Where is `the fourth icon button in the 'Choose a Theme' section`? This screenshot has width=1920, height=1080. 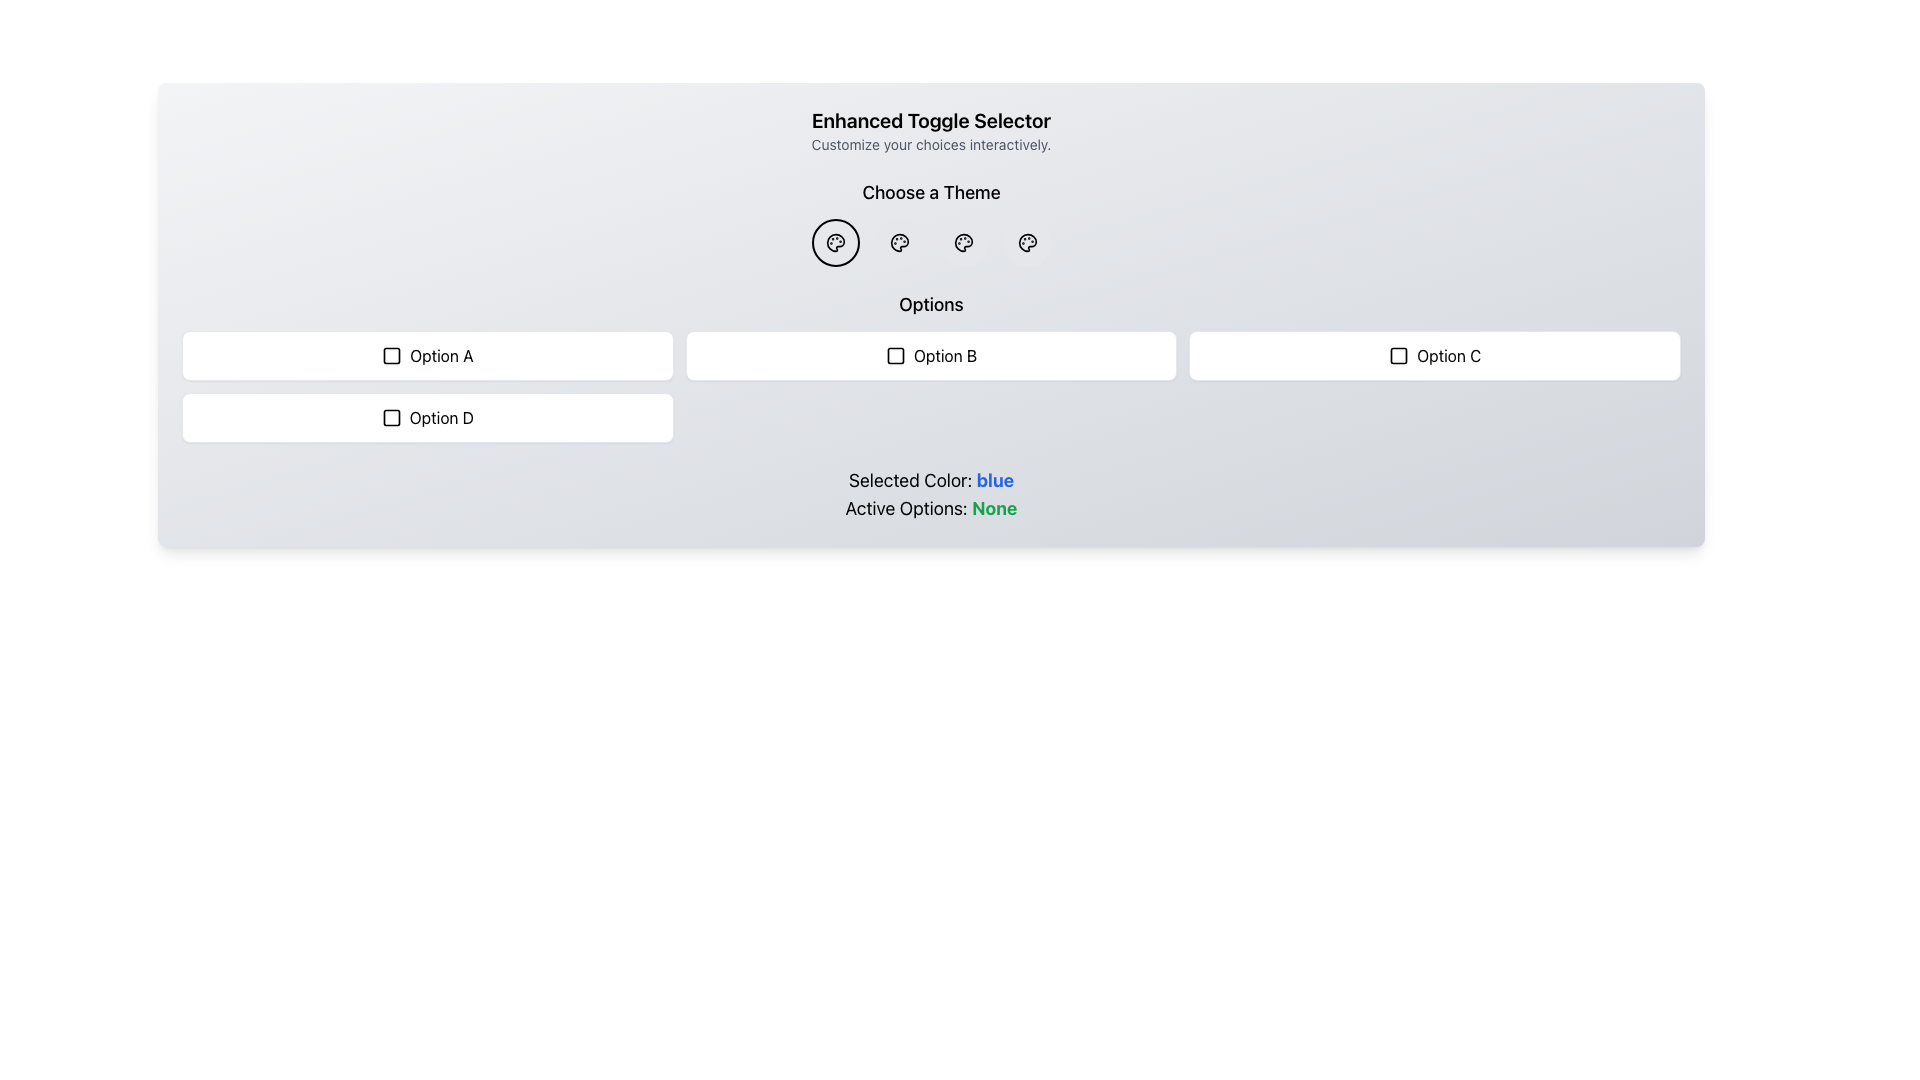
the fourth icon button in the 'Choose a Theme' section is located at coordinates (963, 242).